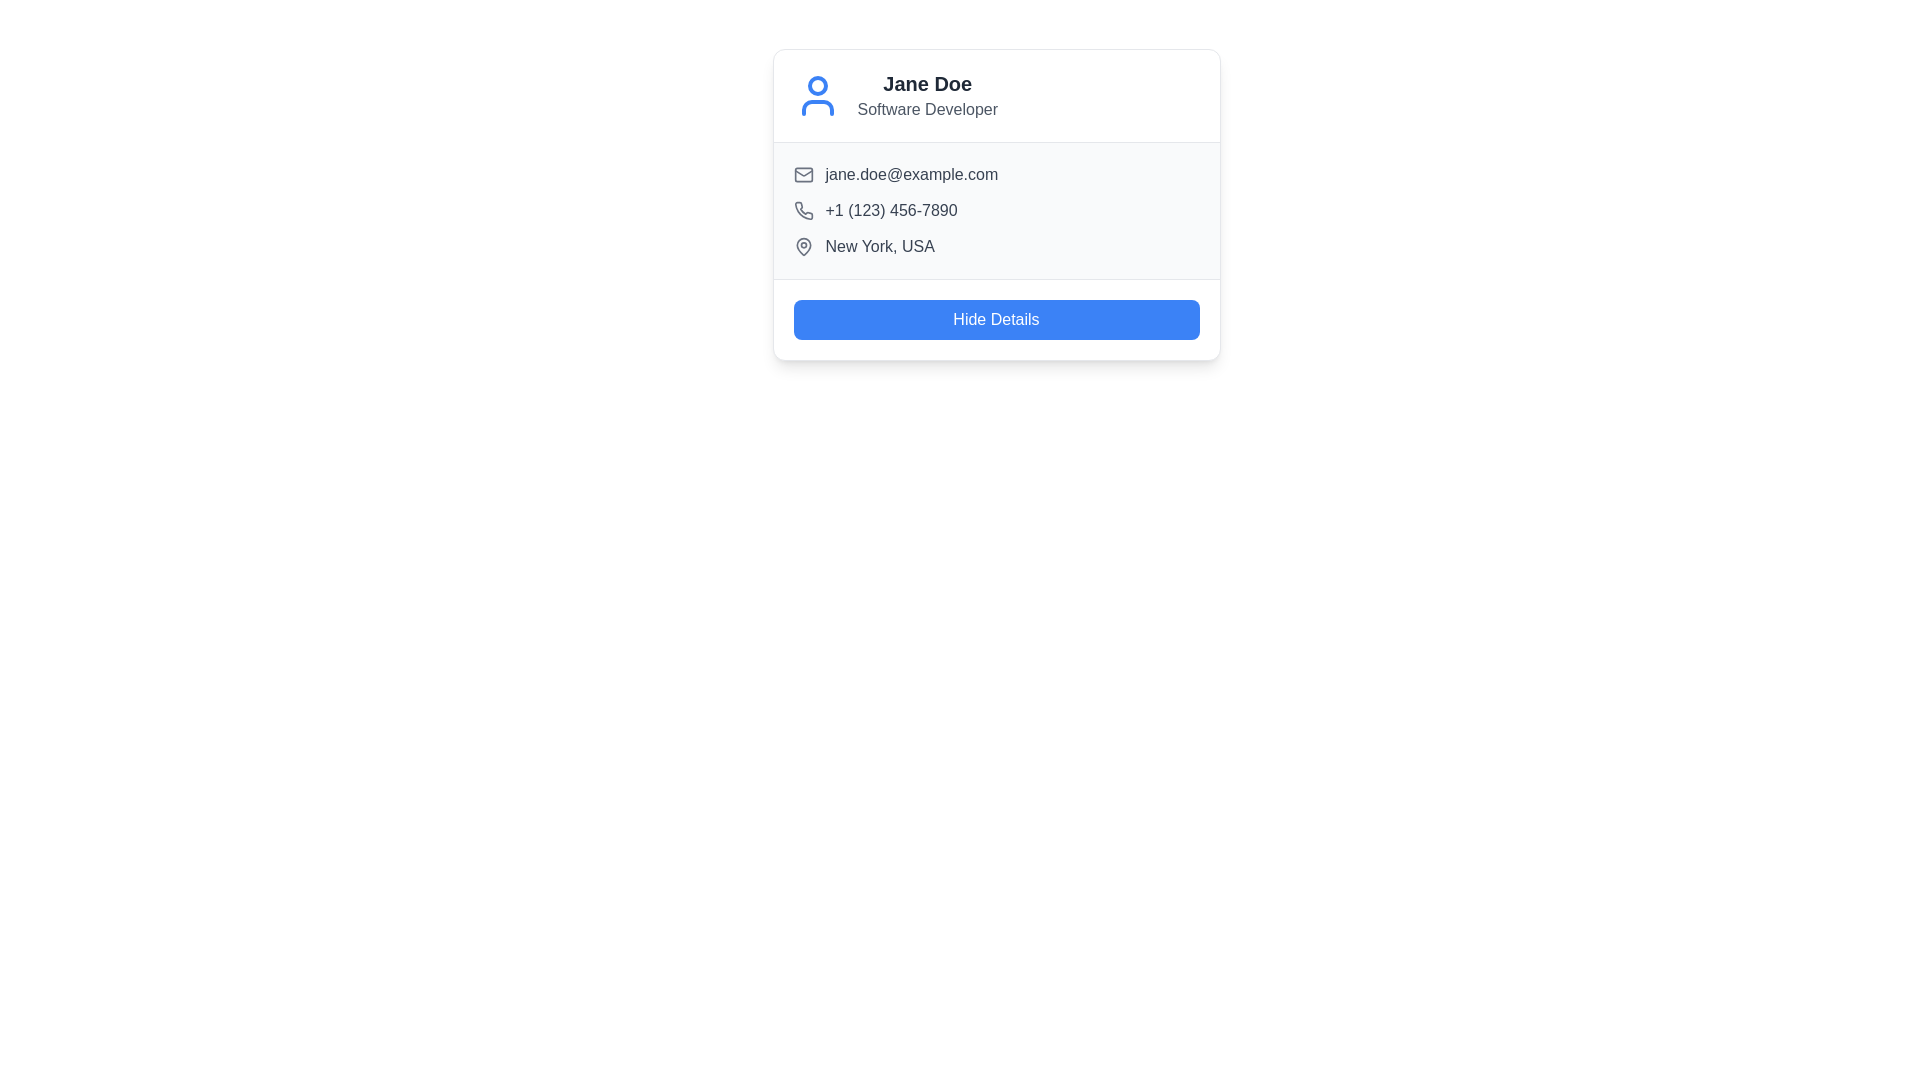 The height and width of the screenshot is (1080, 1920). What do you see at coordinates (803, 210) in the screenshot?
I see `the phone contact icon located in the center-left part of the contact card layout` at bounding box center [803, 210].